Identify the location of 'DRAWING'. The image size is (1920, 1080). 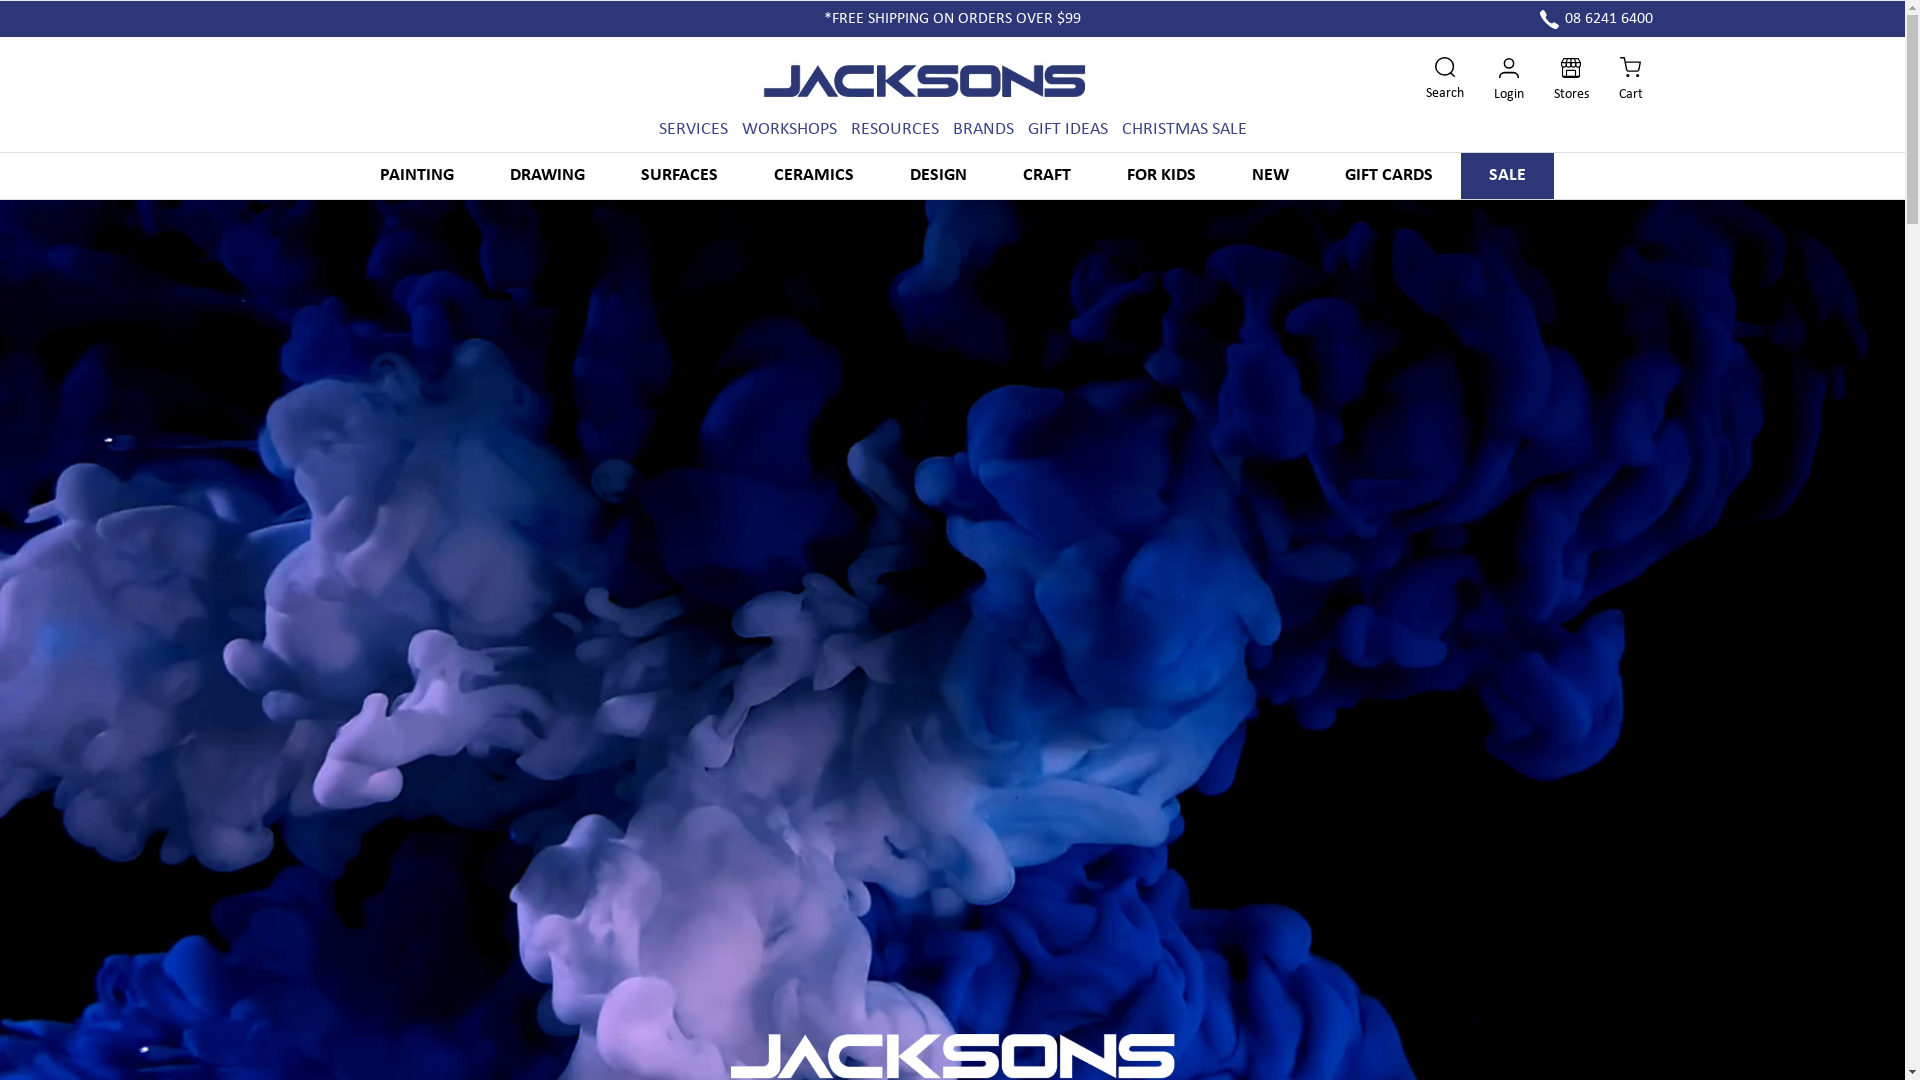
(547, 175).